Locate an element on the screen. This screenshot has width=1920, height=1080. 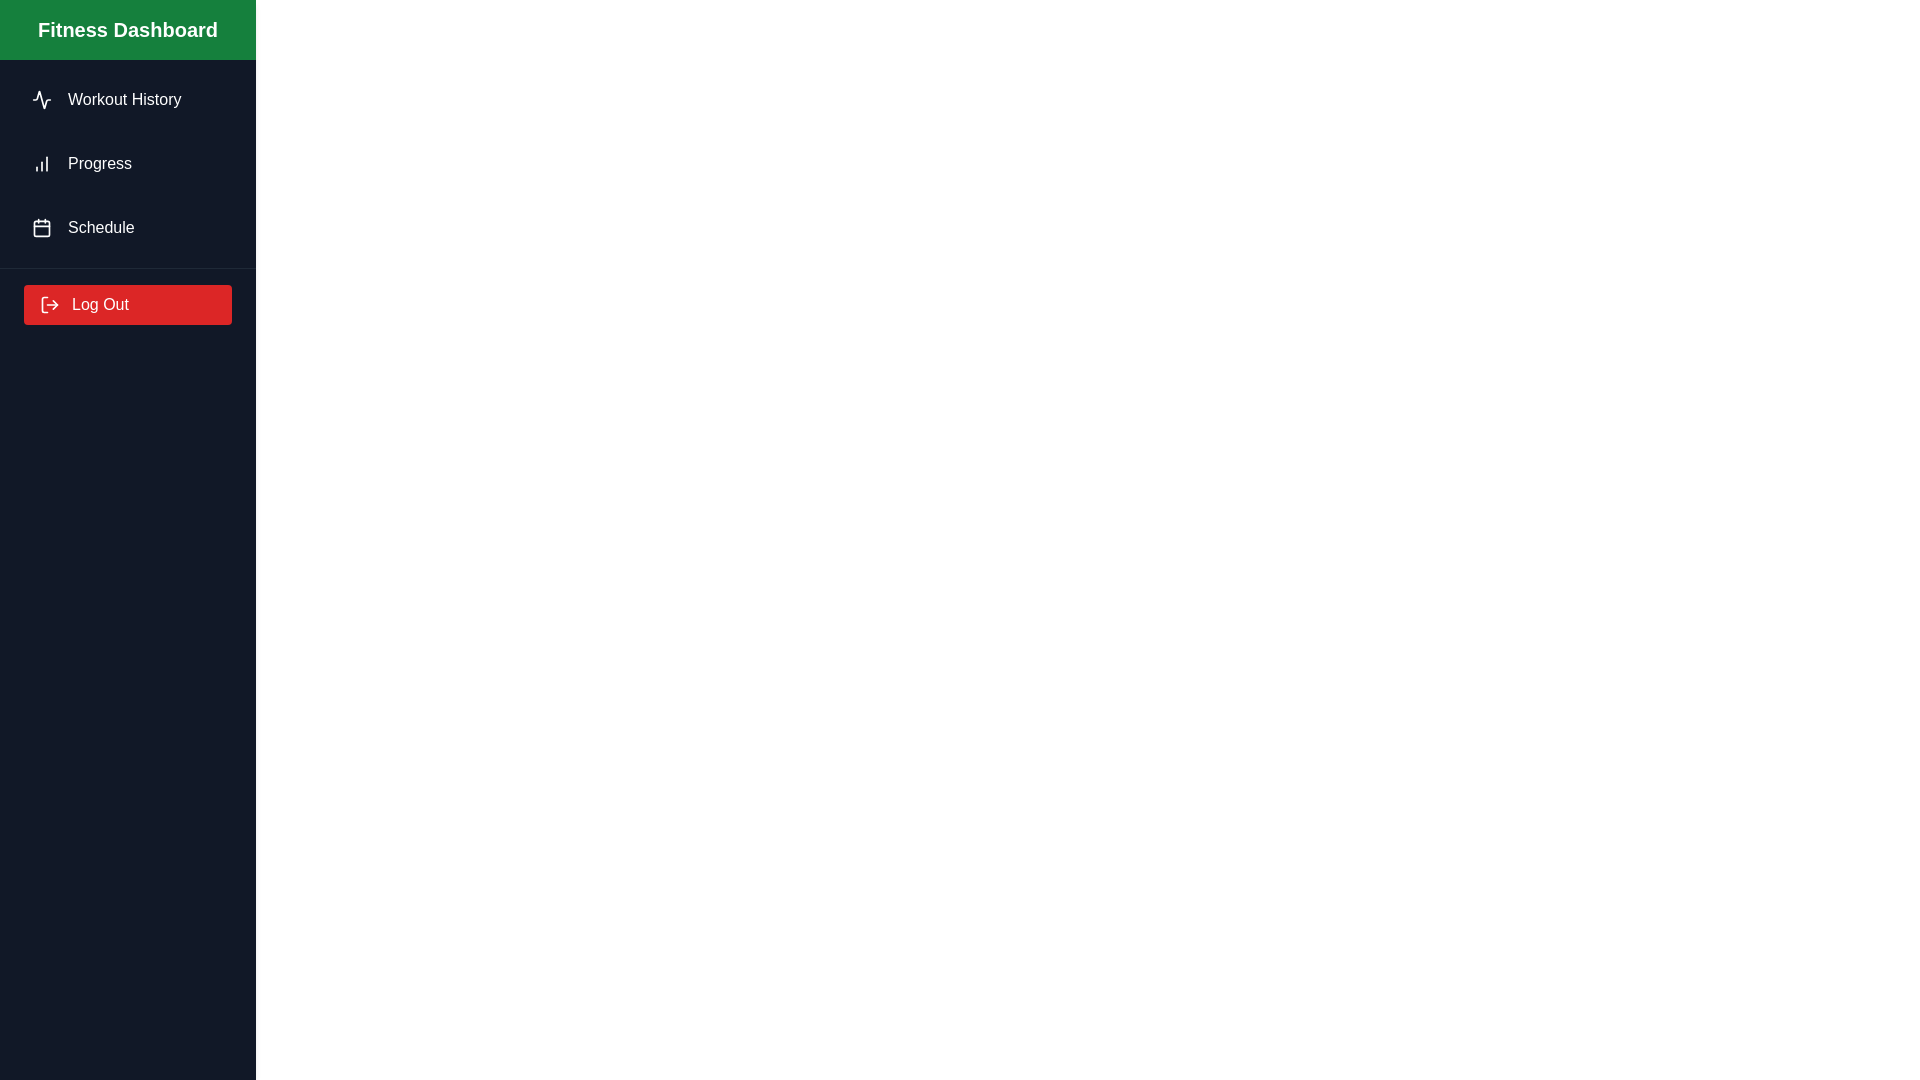
the compact SVG icon resembling a rightward-pointing arrow, which is located to the left of the 'Log Out' text label on the red rectangular button at the bottom of the vertical sidebar is located at coordinates (49, 304).